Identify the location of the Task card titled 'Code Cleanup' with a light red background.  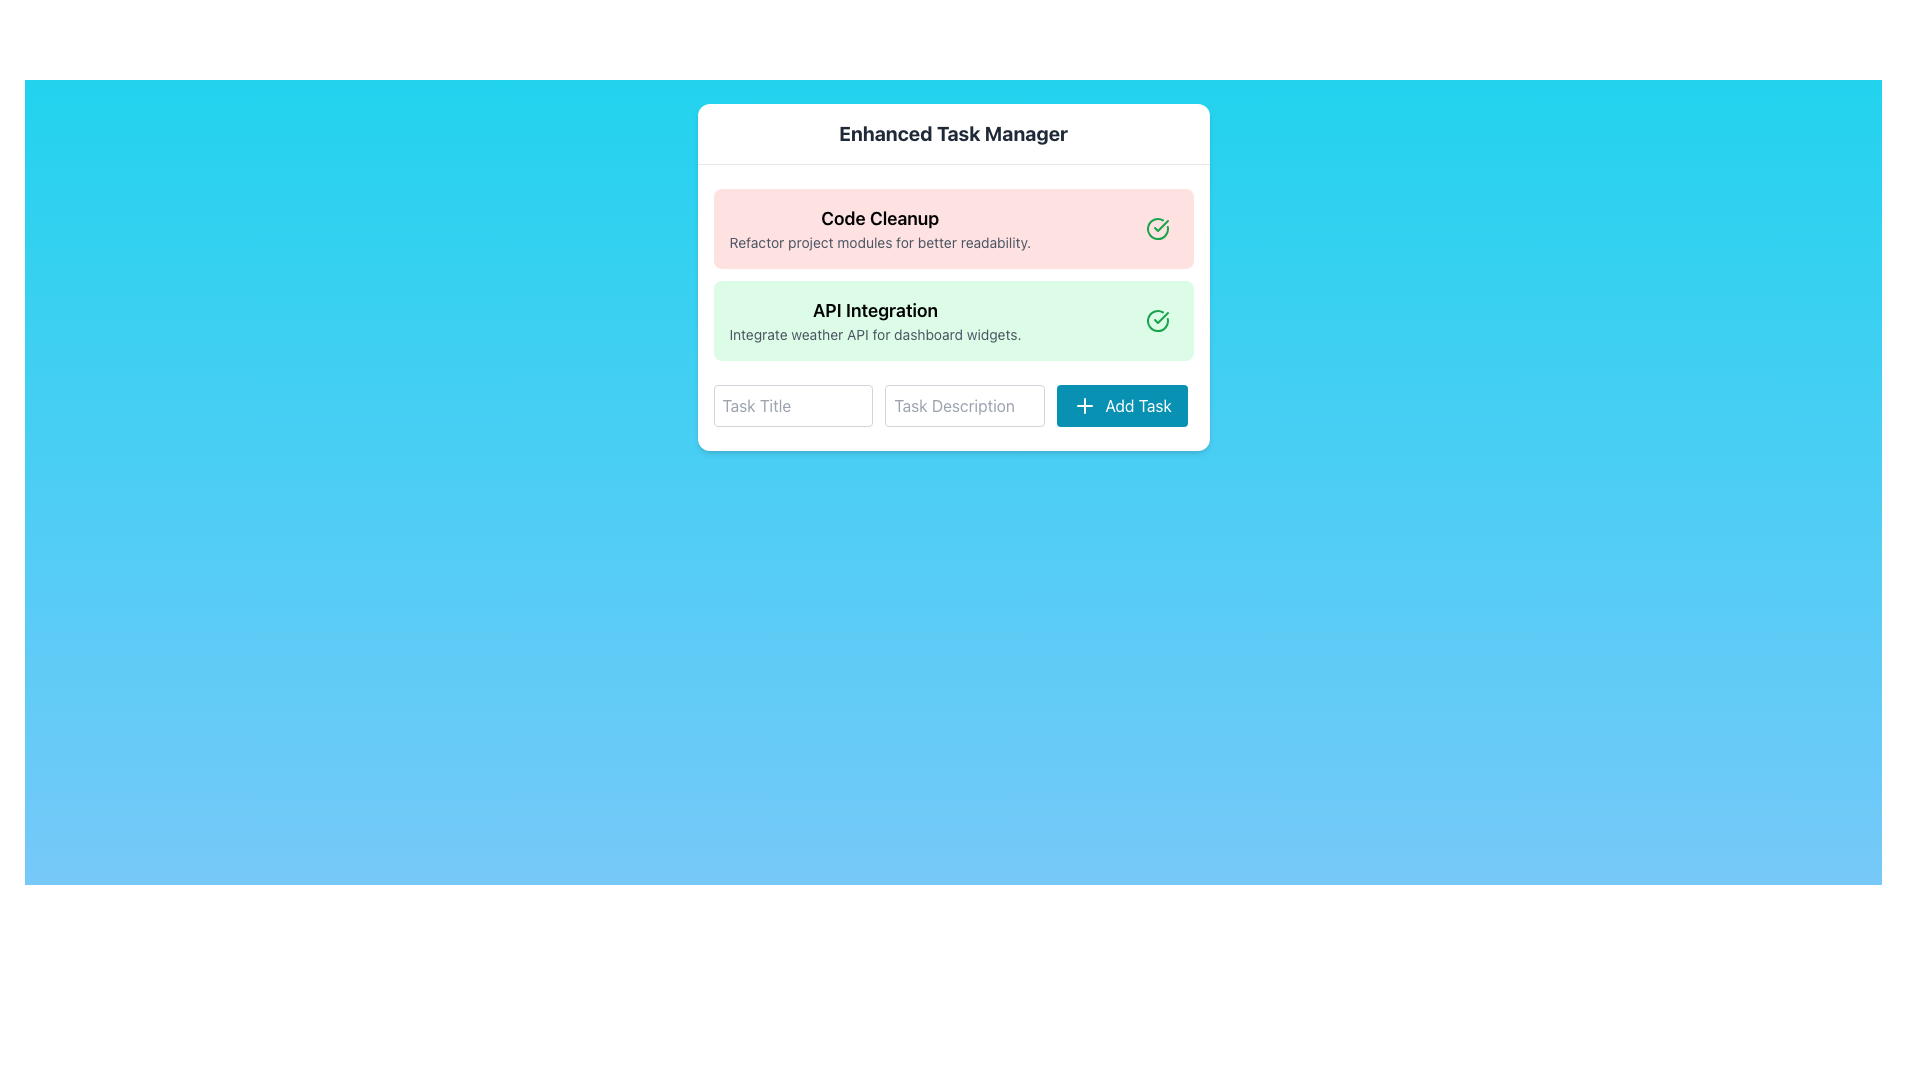
(952, 227).